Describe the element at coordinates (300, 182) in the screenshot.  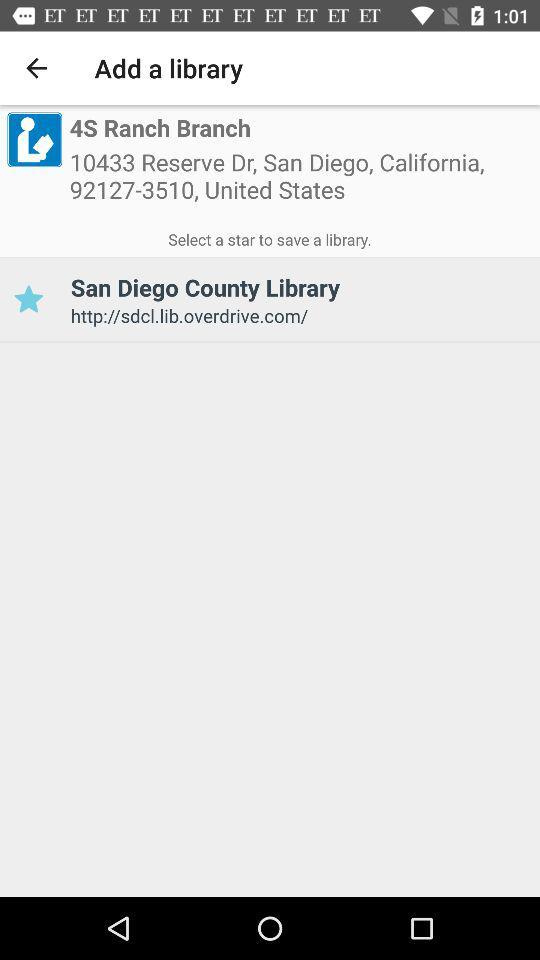
I see `icon above select a star item` at that location.